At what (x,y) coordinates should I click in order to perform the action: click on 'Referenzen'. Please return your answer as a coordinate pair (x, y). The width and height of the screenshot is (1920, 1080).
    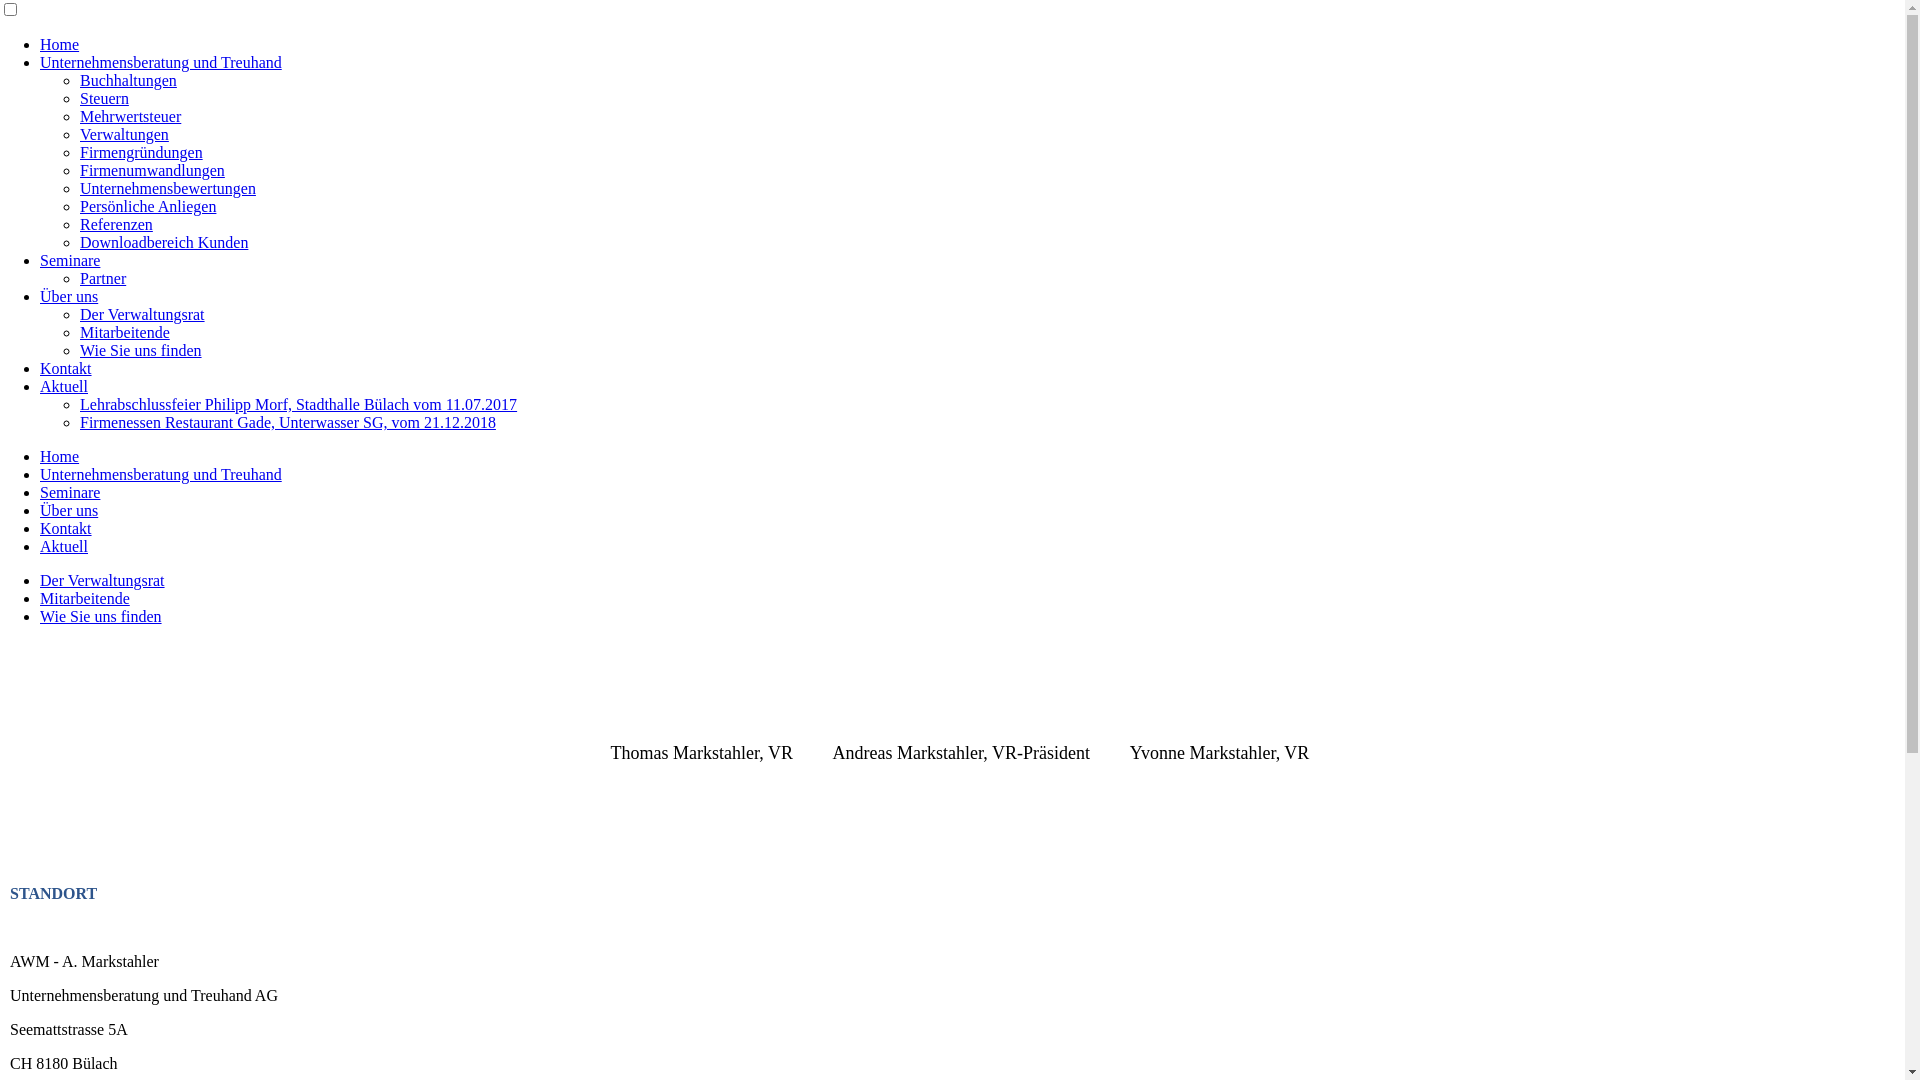
    Looking at the image, I should click on (115, 224).